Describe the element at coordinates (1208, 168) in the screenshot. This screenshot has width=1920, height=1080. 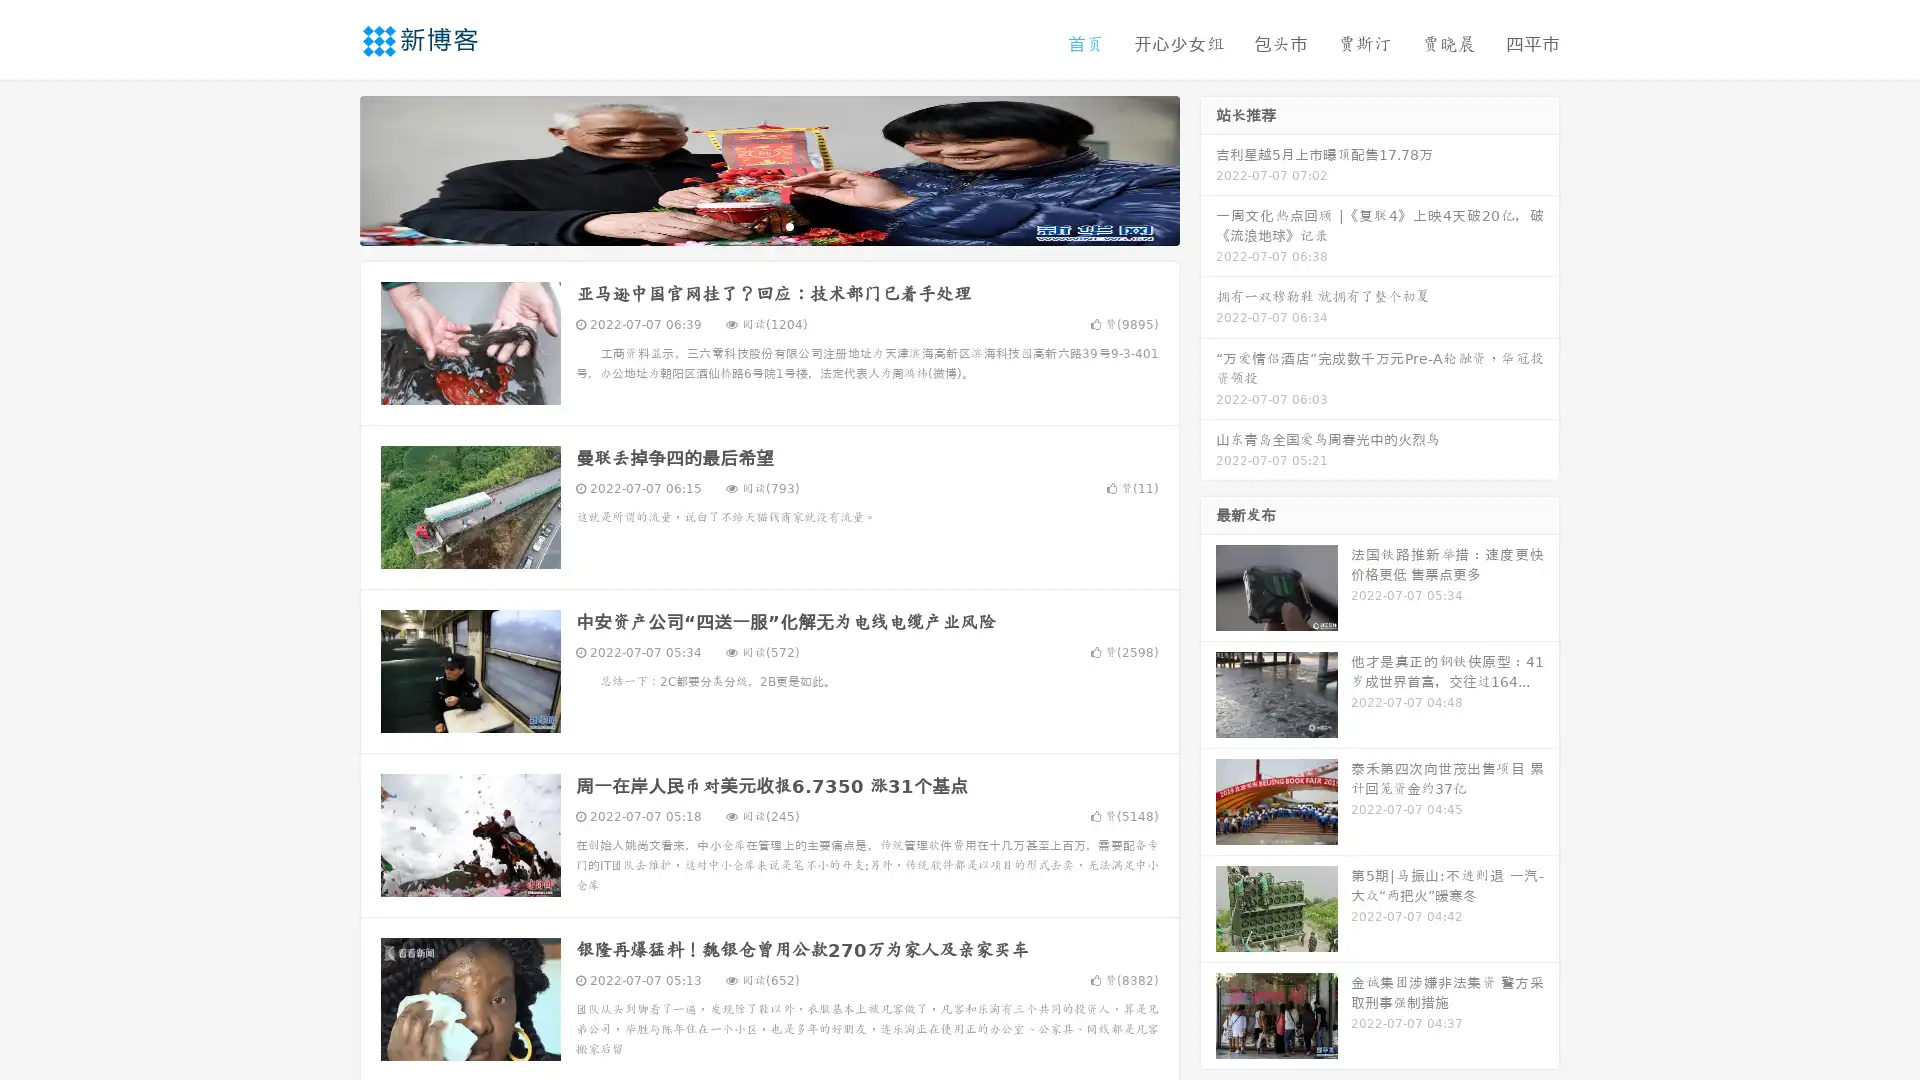
I see `Next slide` at that location.